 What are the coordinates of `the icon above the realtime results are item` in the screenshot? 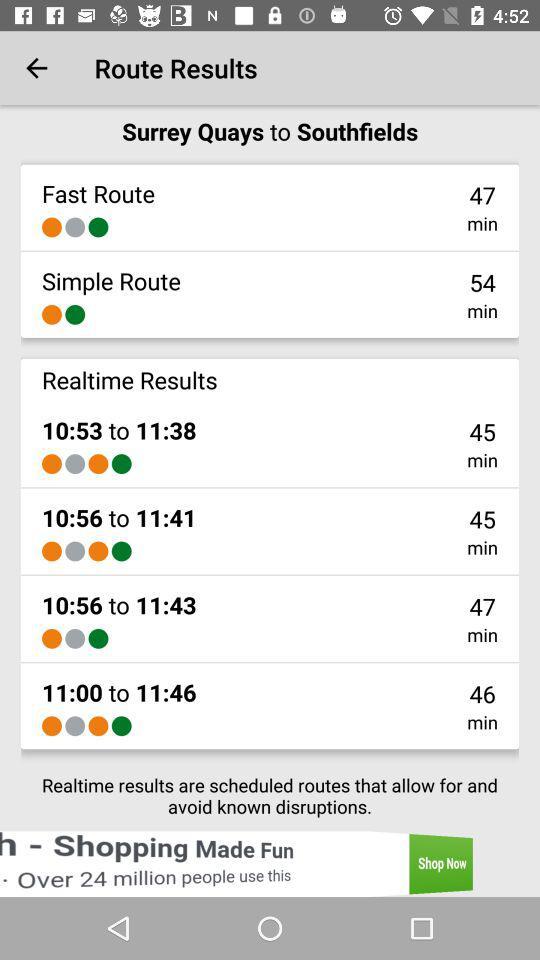 It's located at (51, 725).